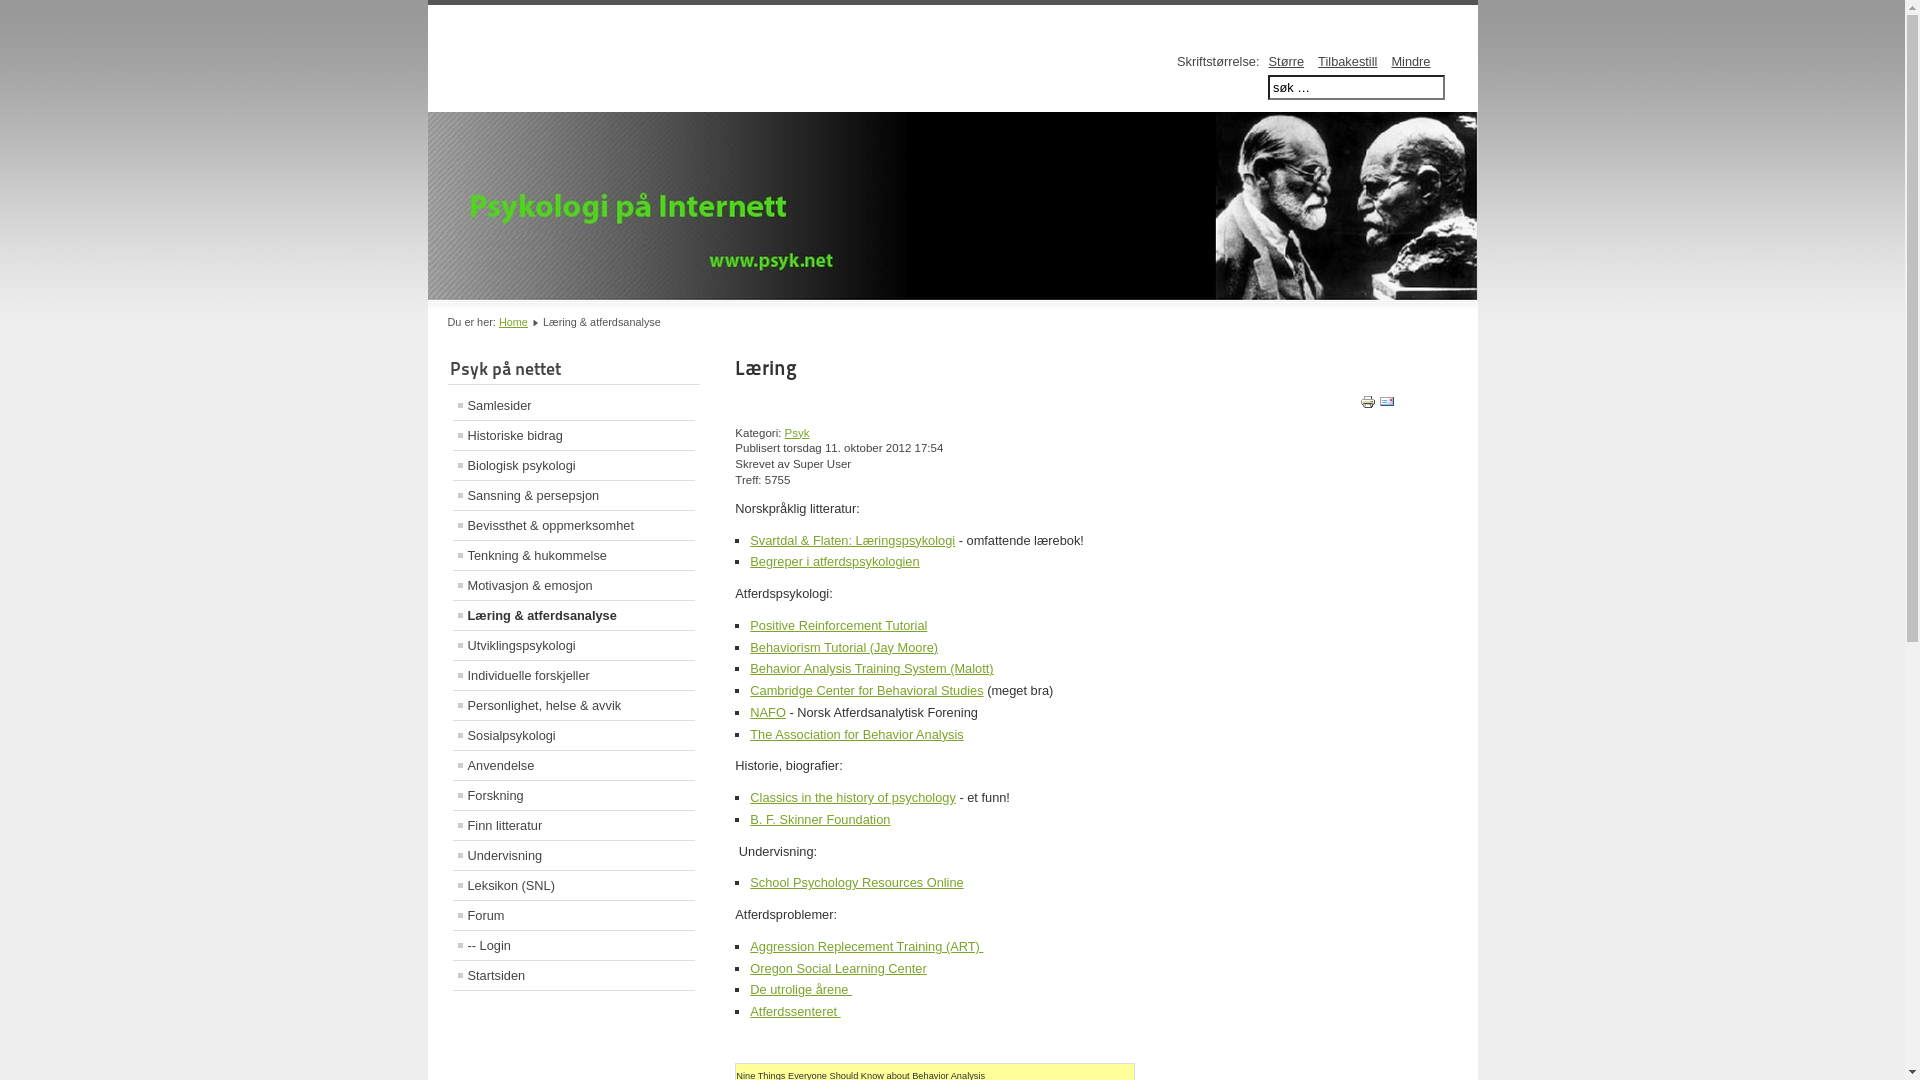  What do you see at coordinates (572, 405) in the screenshot?
I see `'Samlesider'` at bounding box center [572, 405].